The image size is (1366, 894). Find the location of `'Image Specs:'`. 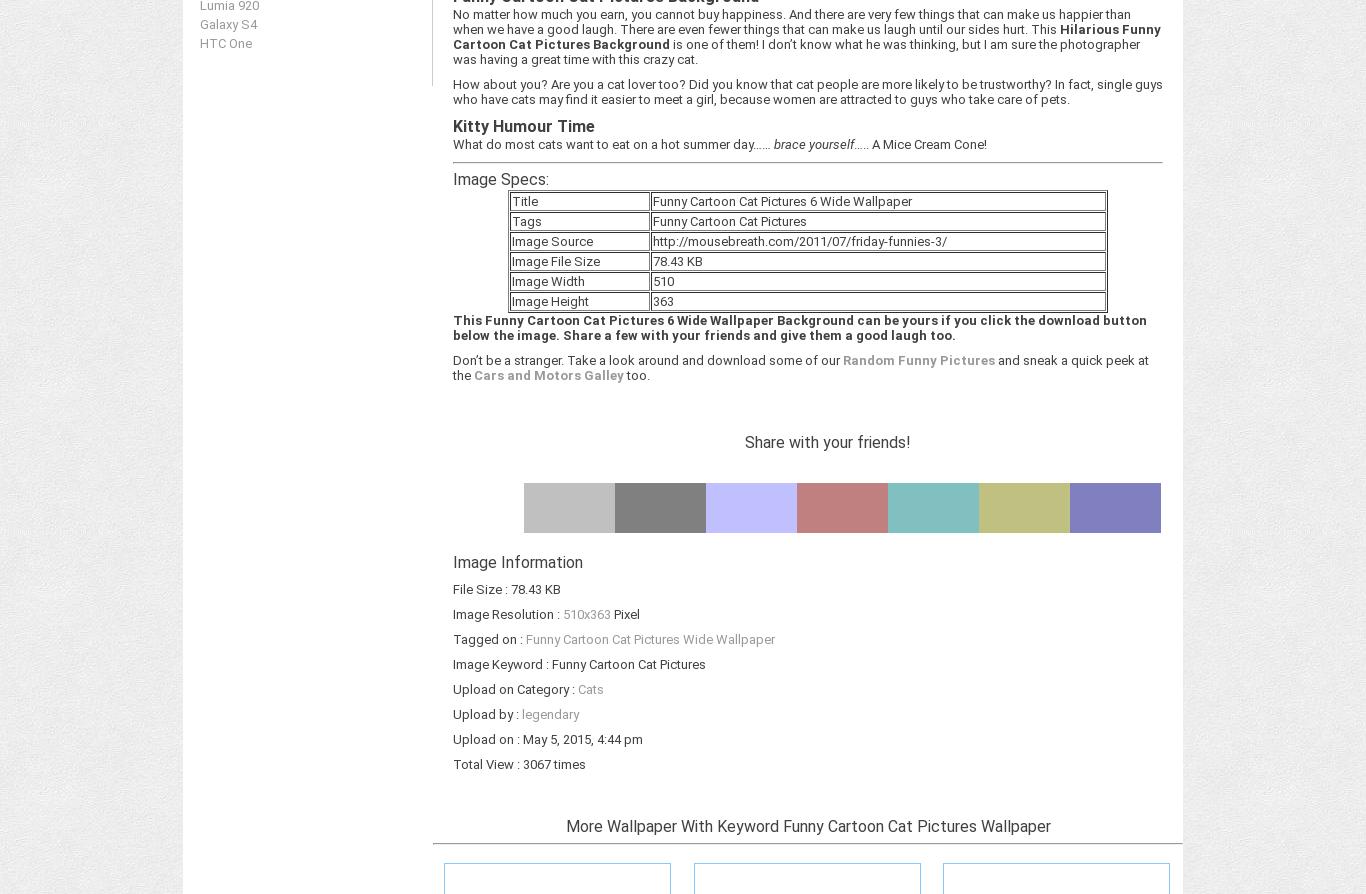

'Image Specs:' is located at coordinates (501, 179).